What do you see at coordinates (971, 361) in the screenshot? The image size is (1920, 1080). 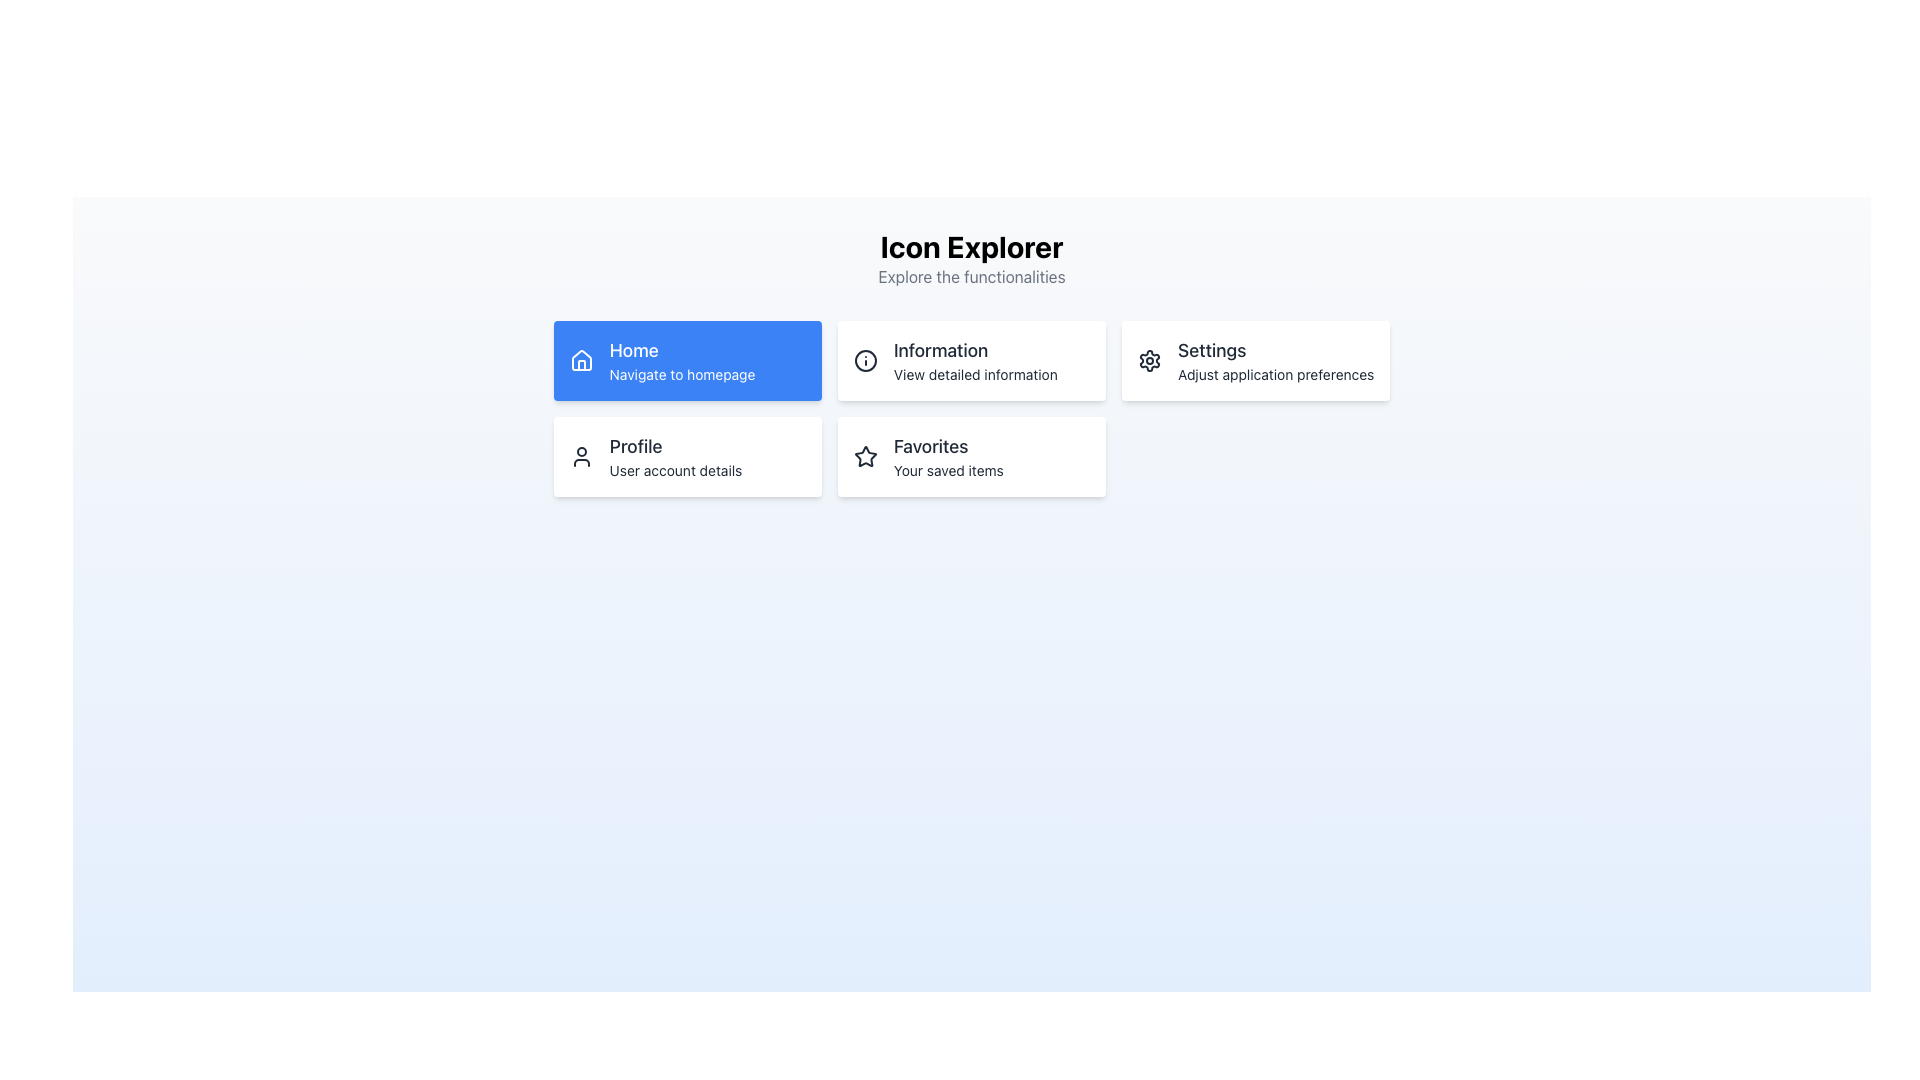 I see `the rectangular button labeled 'Information' with an 'i' icon` at bounding box center [971, 361].